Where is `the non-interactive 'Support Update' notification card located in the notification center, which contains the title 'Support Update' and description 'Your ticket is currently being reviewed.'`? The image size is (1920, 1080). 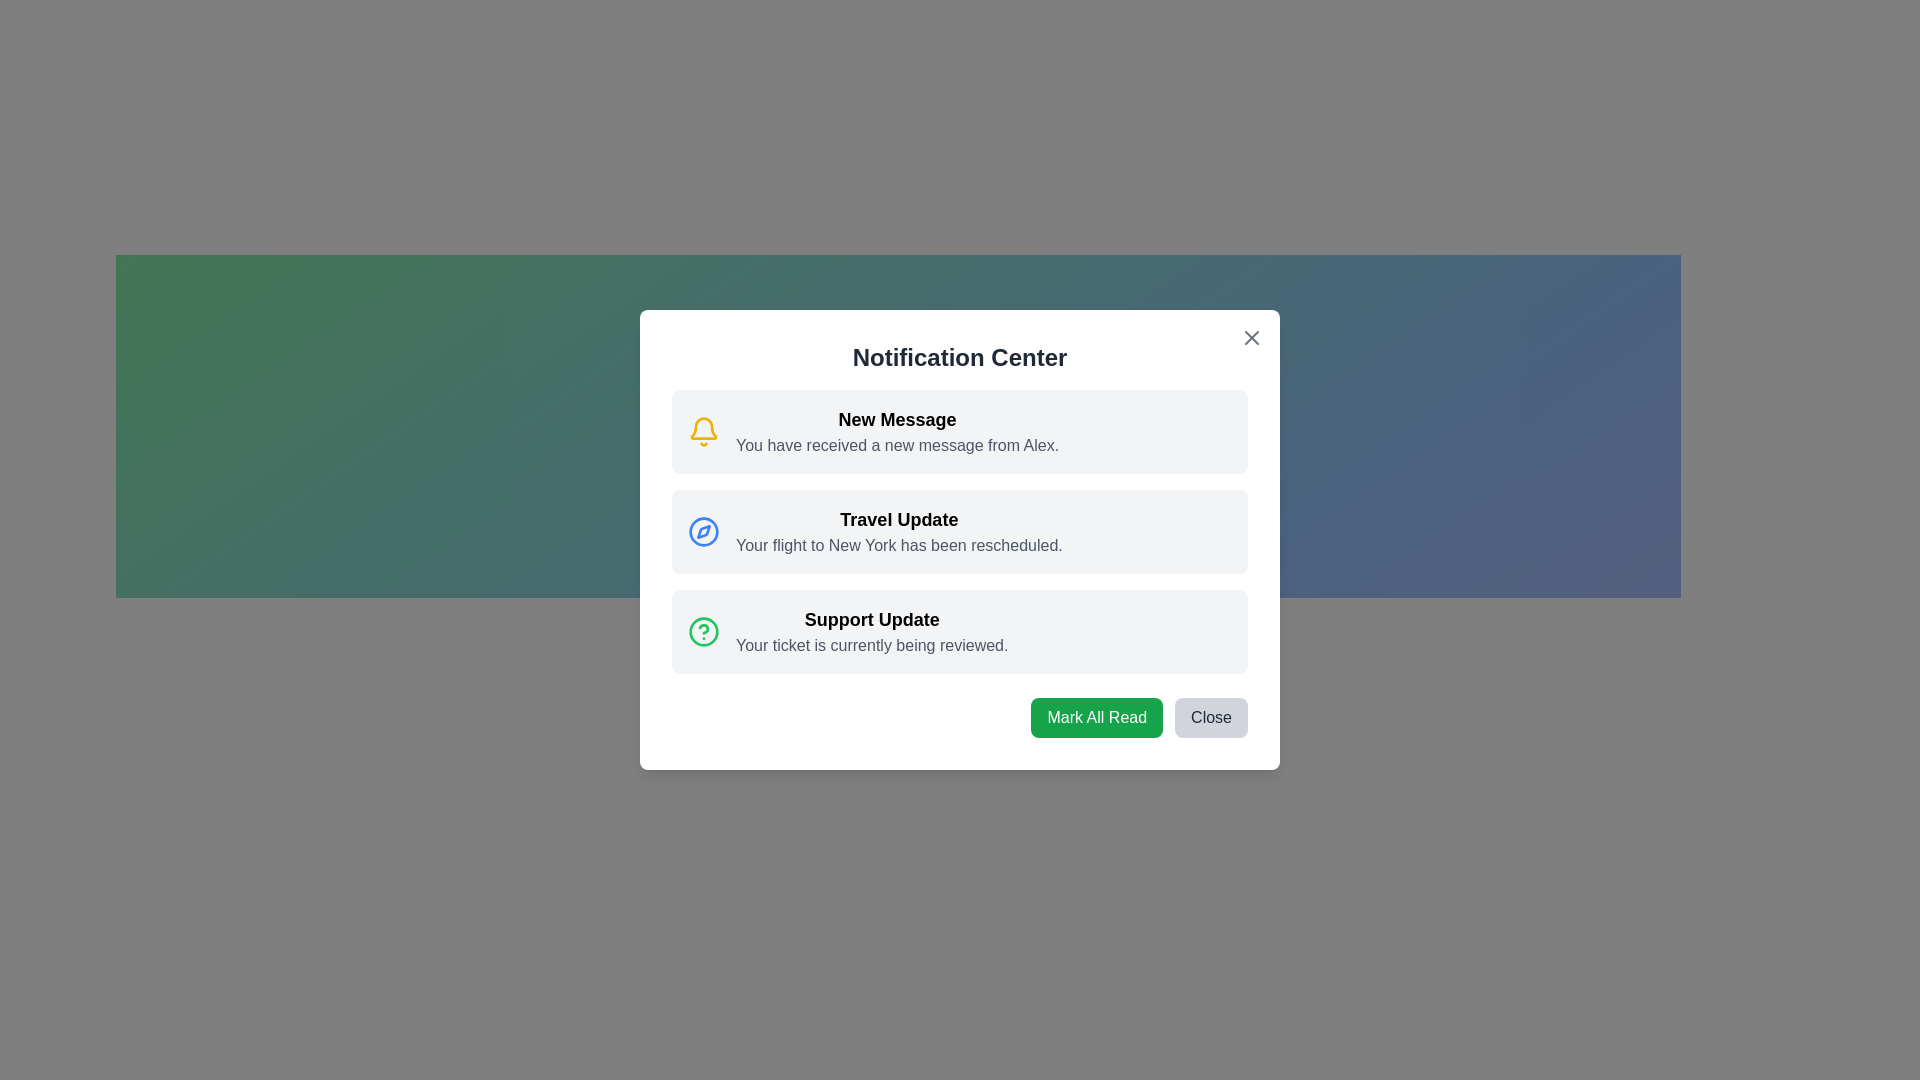
the non-interactive 'Support Update' notification card located in the notification center, which contains the title 'Support Update' and description 'Your ticket is currently being reviewed.' is located at coordinates (872, 632).